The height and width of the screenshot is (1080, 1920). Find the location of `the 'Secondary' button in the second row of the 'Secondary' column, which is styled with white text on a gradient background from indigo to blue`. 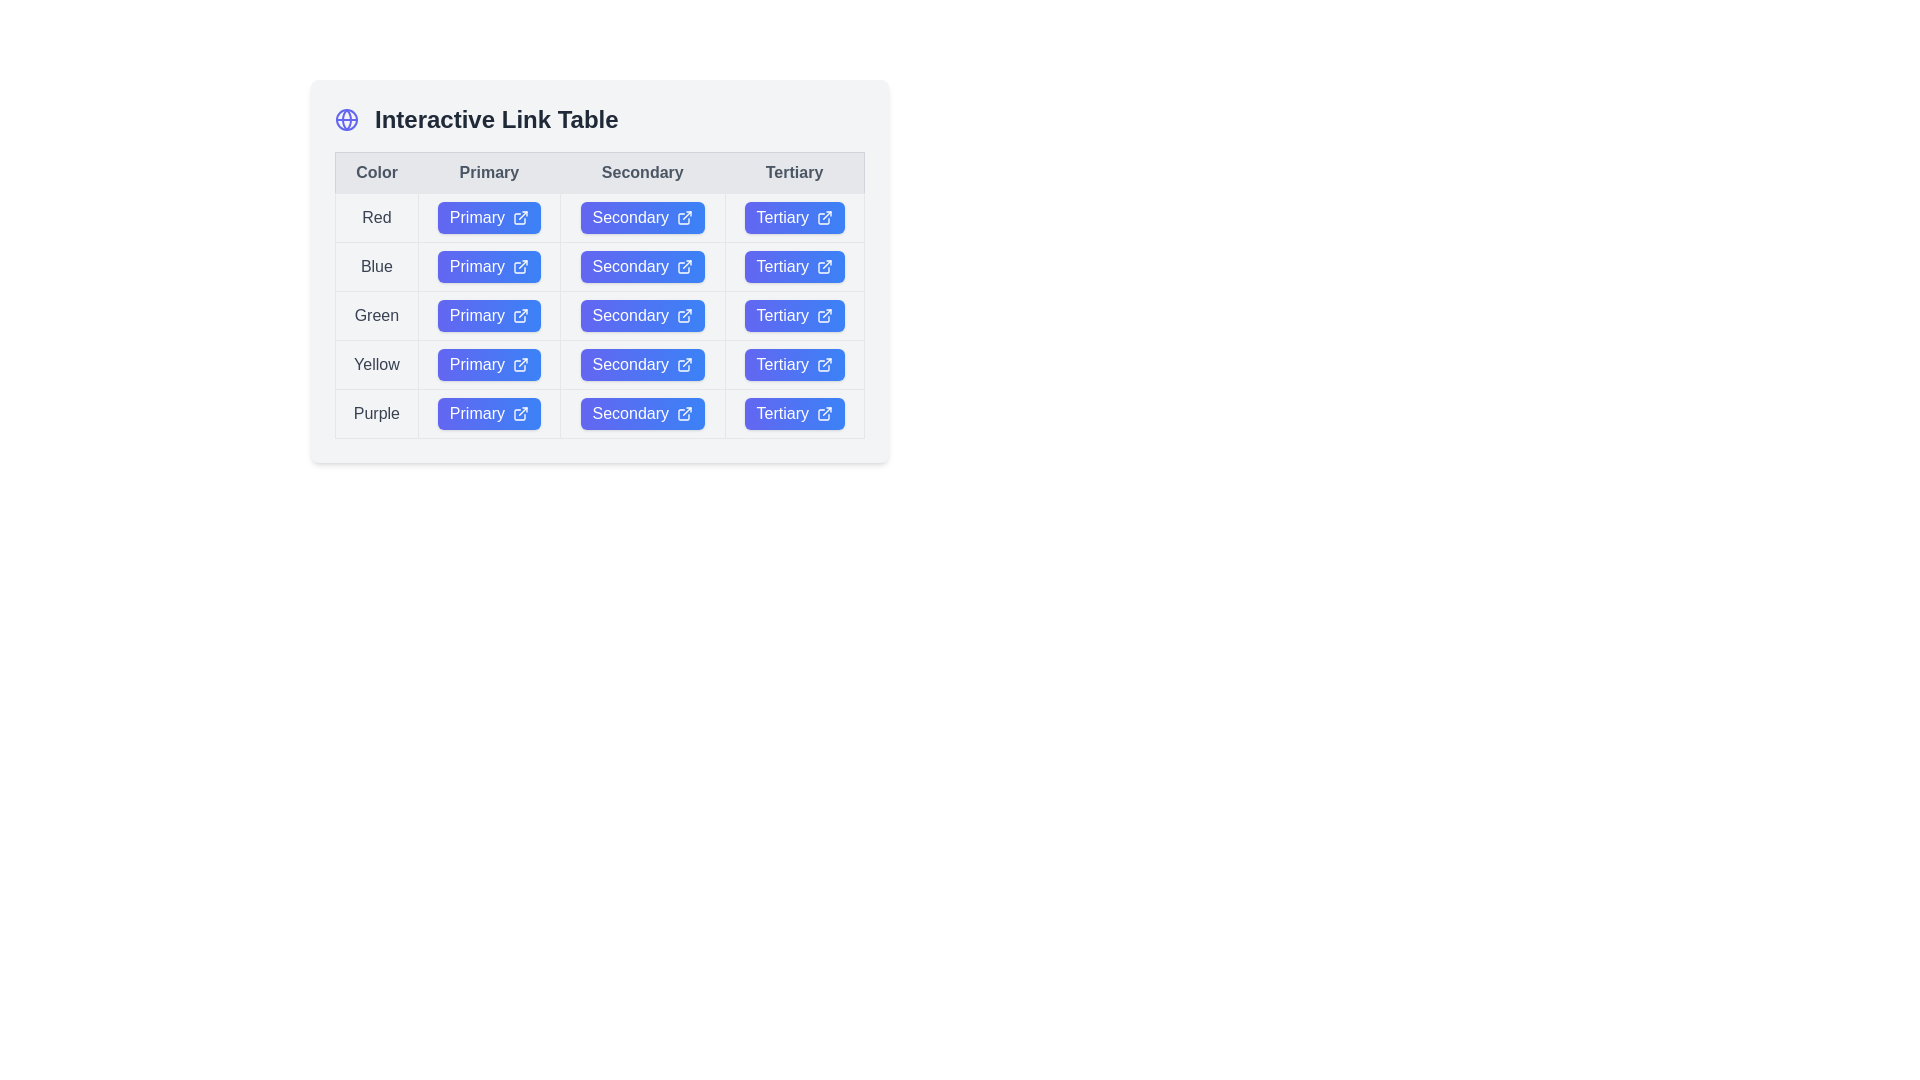

the 'Secondary' button in the second row of the 'Secondary' column, which is styled with white text on a gradient background from indigo to blue is located at coordinates (629, 218).